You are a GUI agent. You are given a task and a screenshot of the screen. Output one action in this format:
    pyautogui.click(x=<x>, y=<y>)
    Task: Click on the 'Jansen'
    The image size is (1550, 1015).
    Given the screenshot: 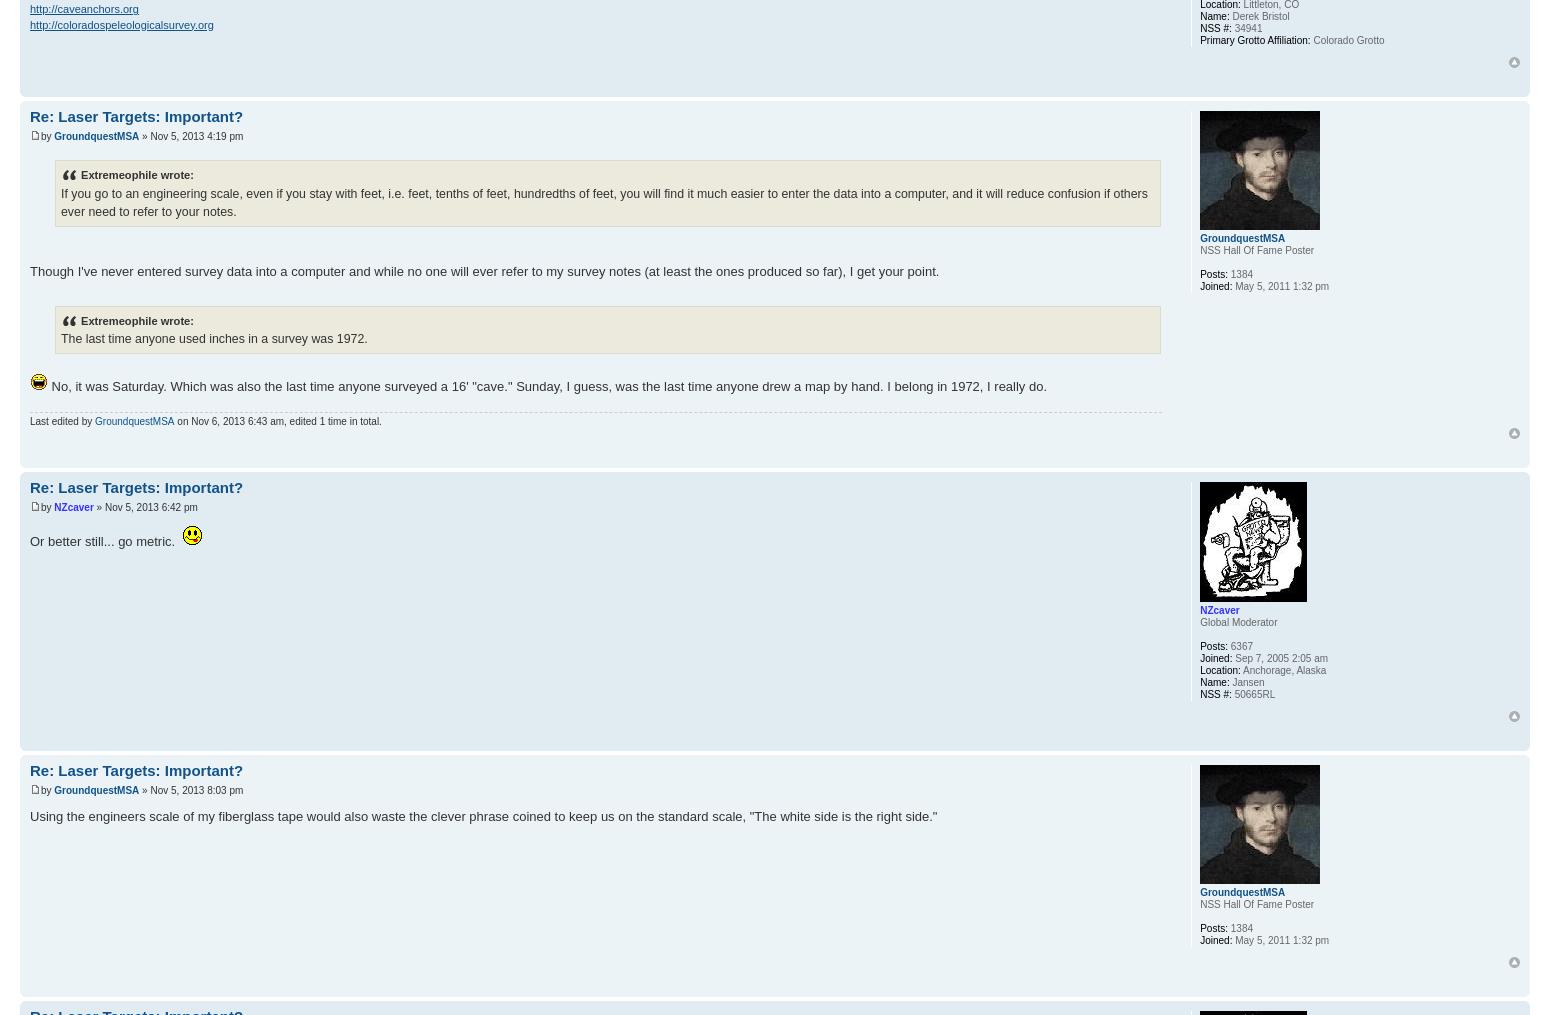 What is the action you would take?
    pyautogui.click(x=1228, y=681)
    